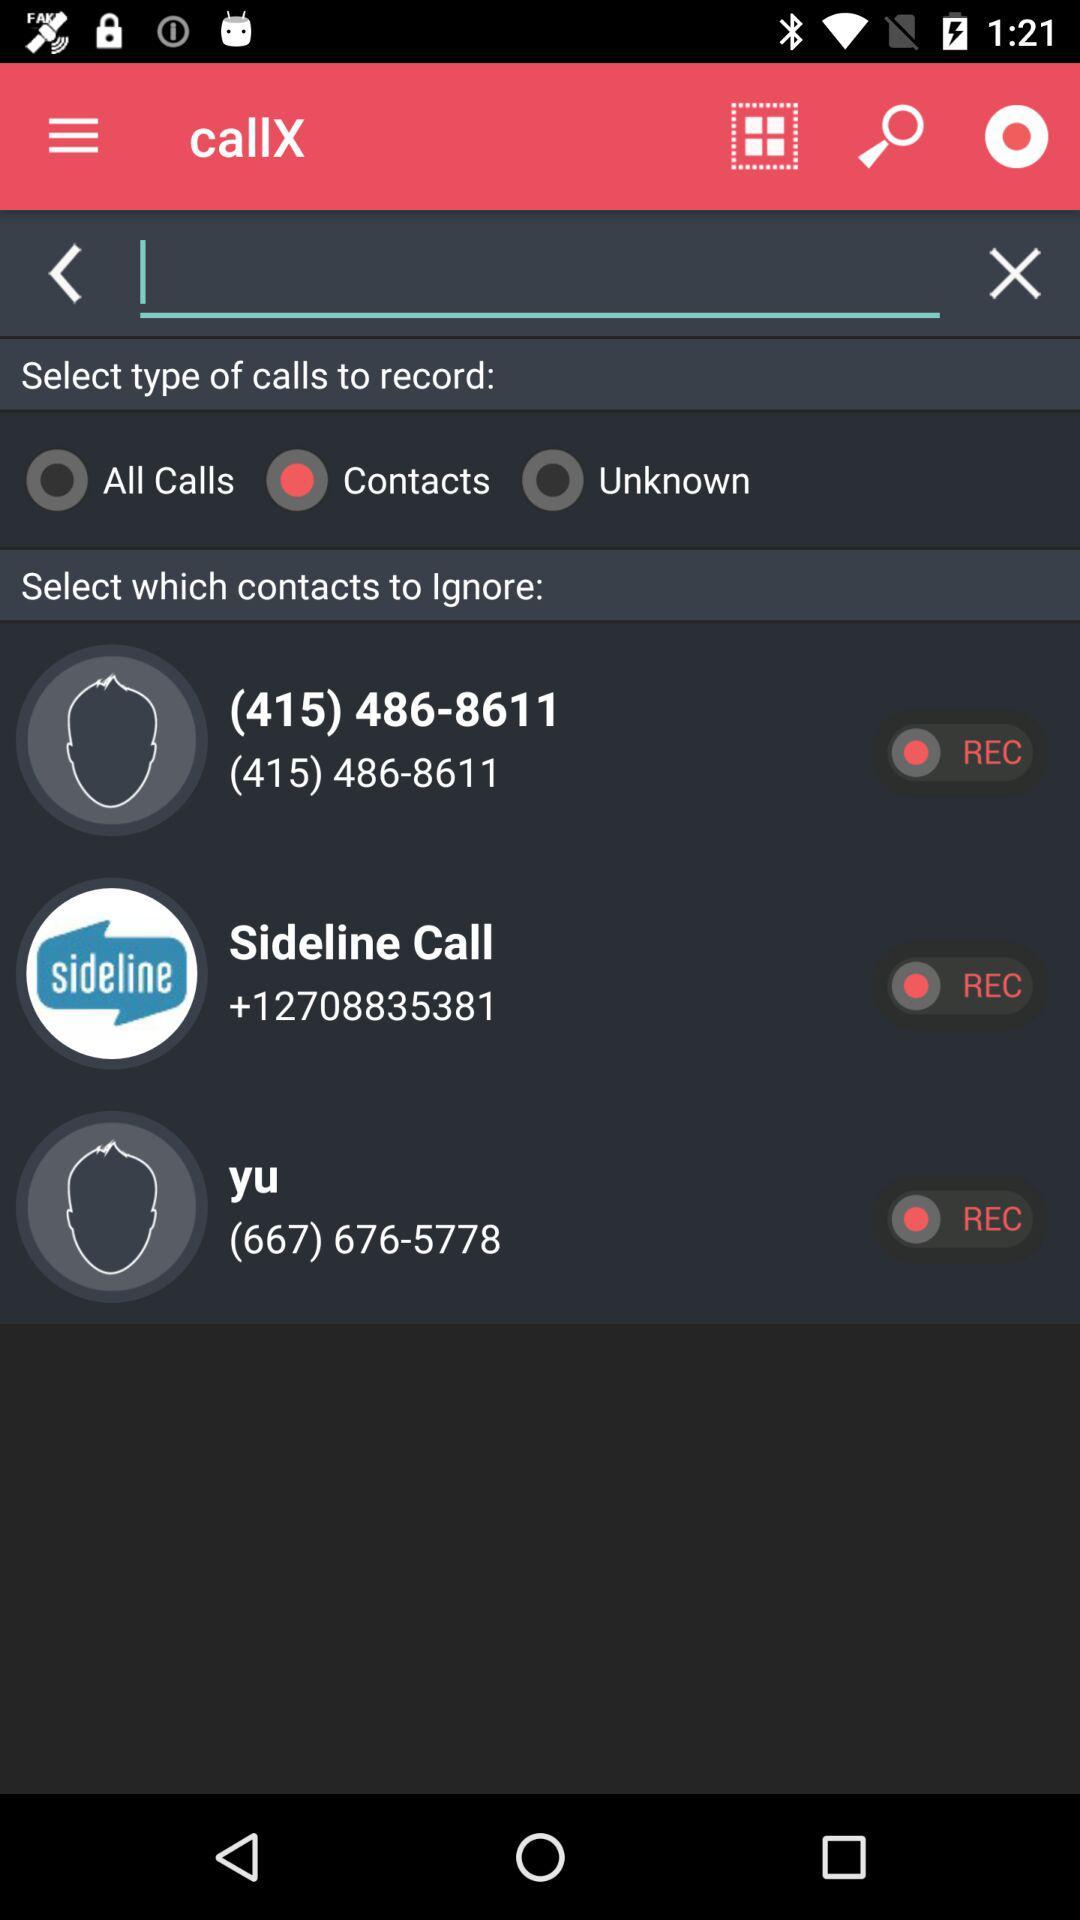 Image resolution: width=1080 pixels, height=1920 pixels. I want to click on record call for 415 486-8611, so click(958, 751).